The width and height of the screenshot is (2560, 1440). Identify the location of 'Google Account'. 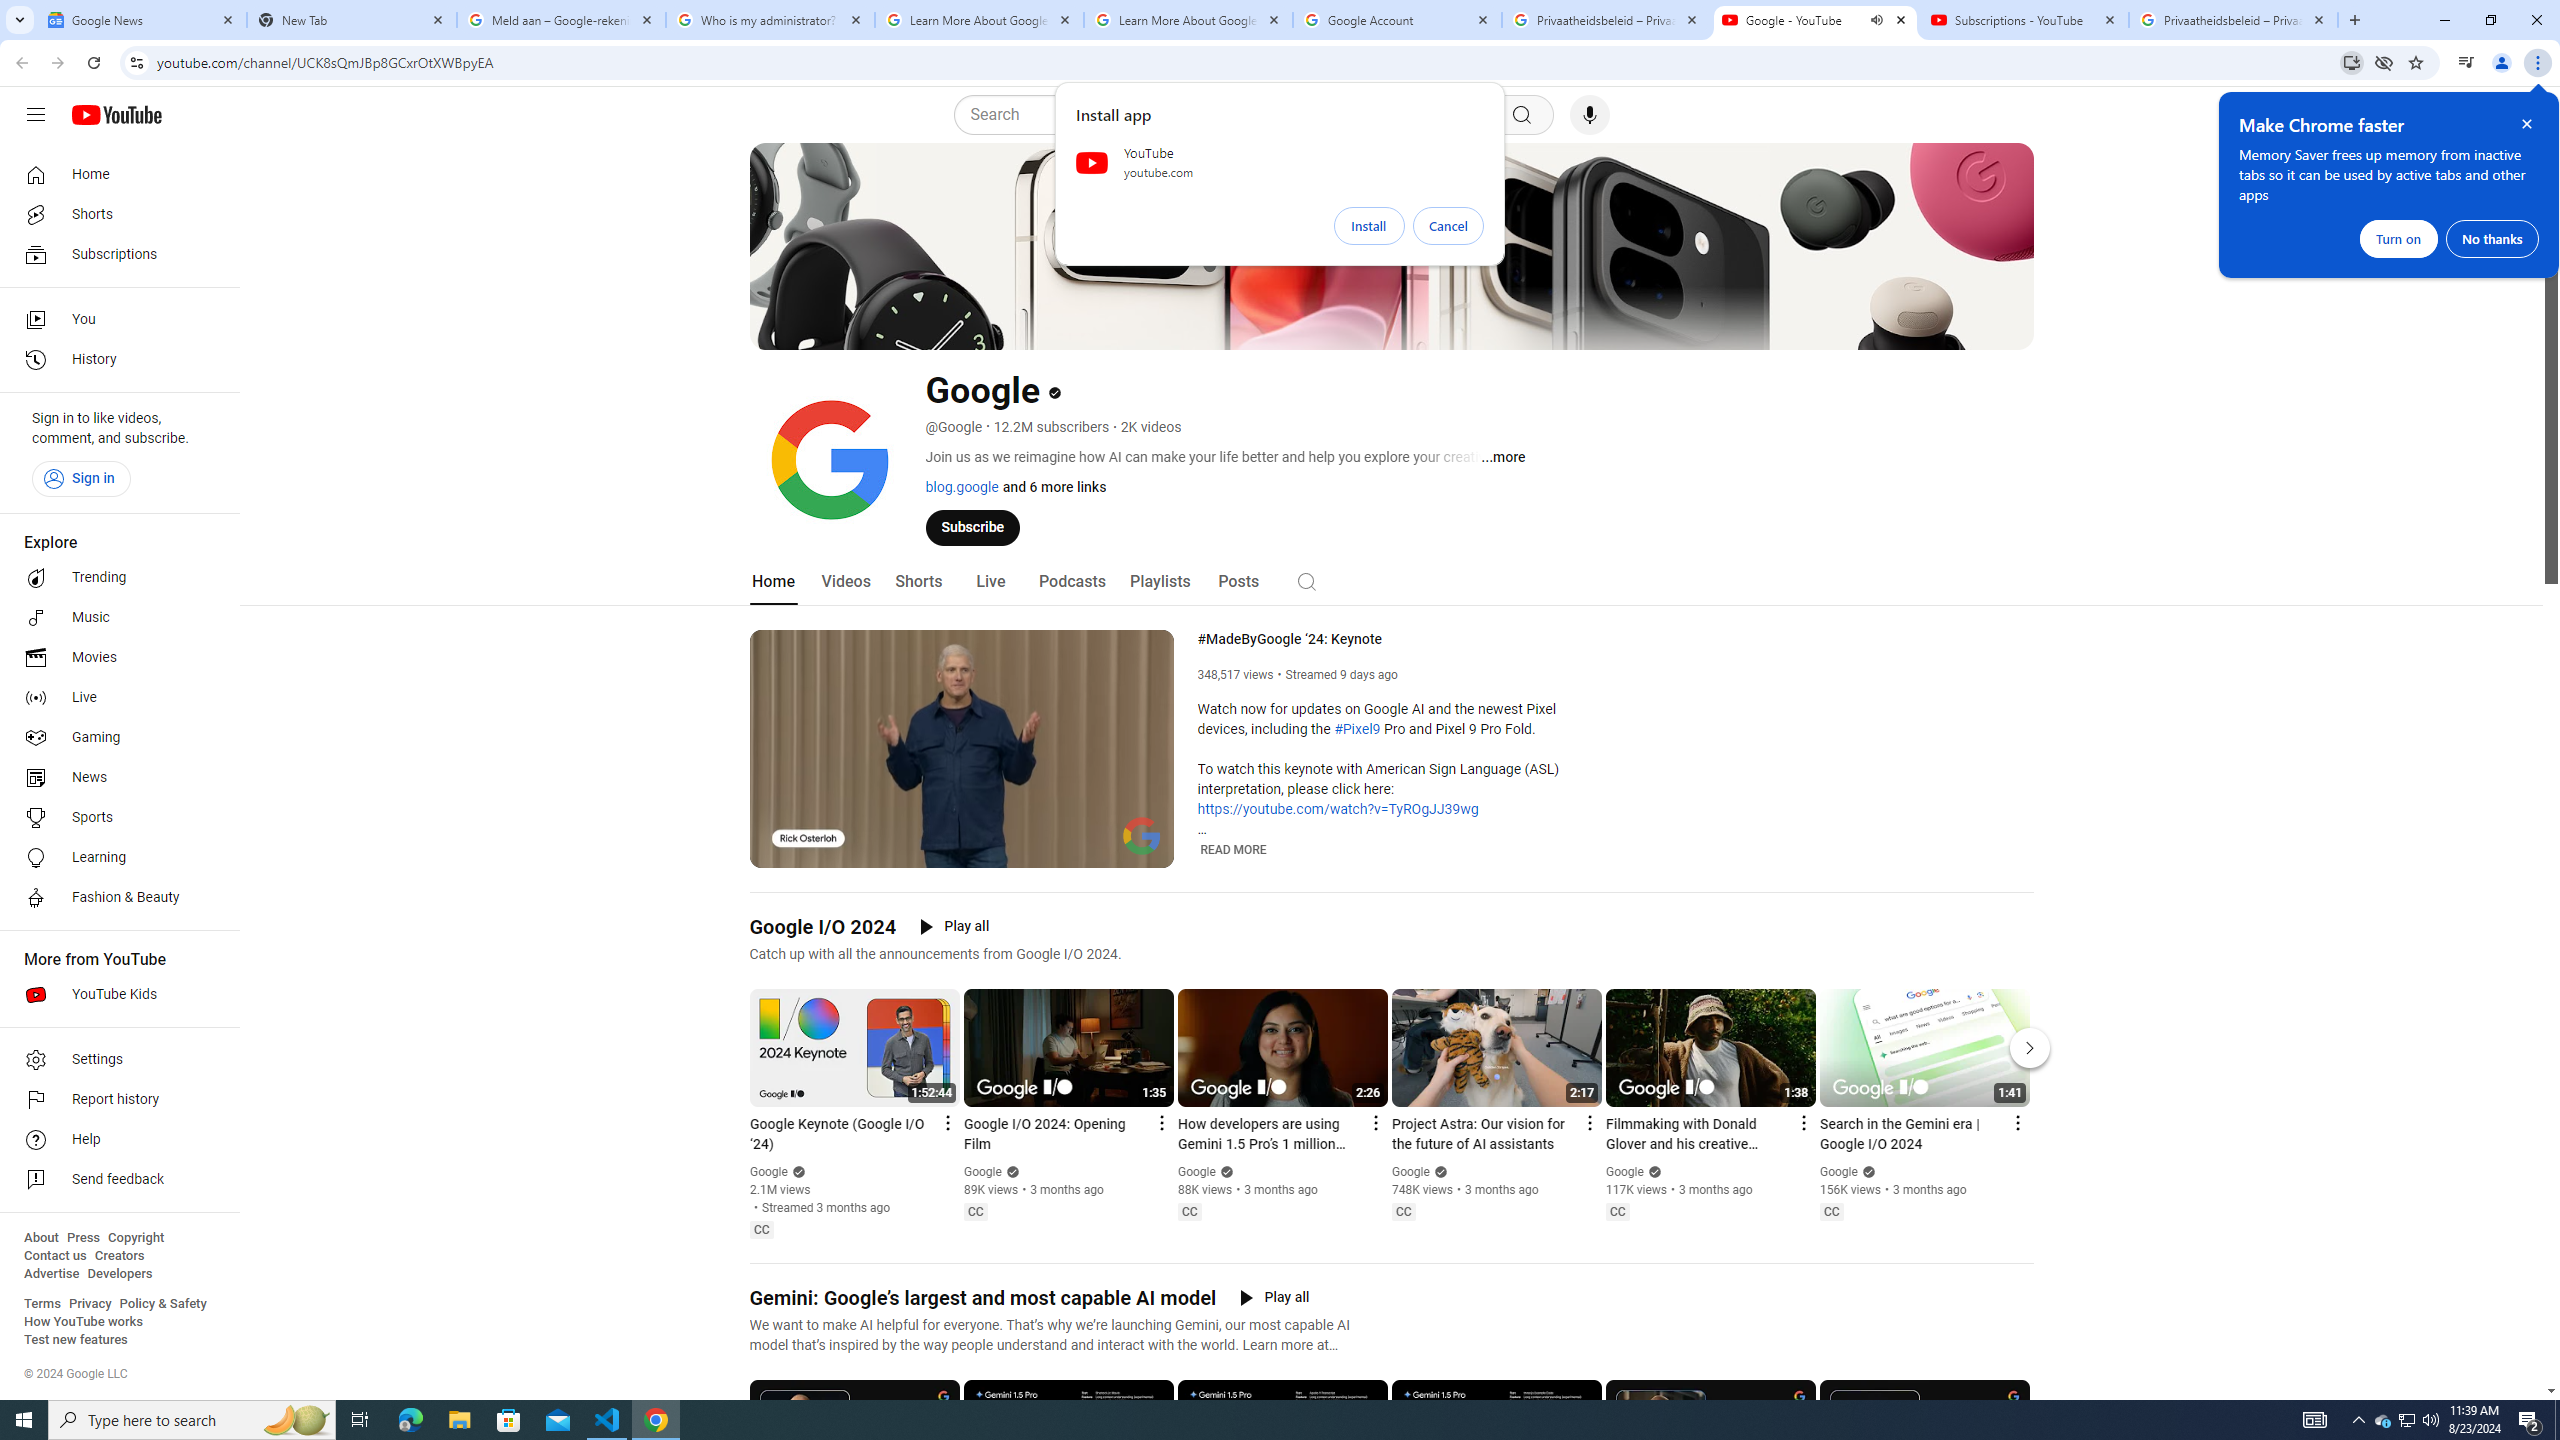
(1397, 19).